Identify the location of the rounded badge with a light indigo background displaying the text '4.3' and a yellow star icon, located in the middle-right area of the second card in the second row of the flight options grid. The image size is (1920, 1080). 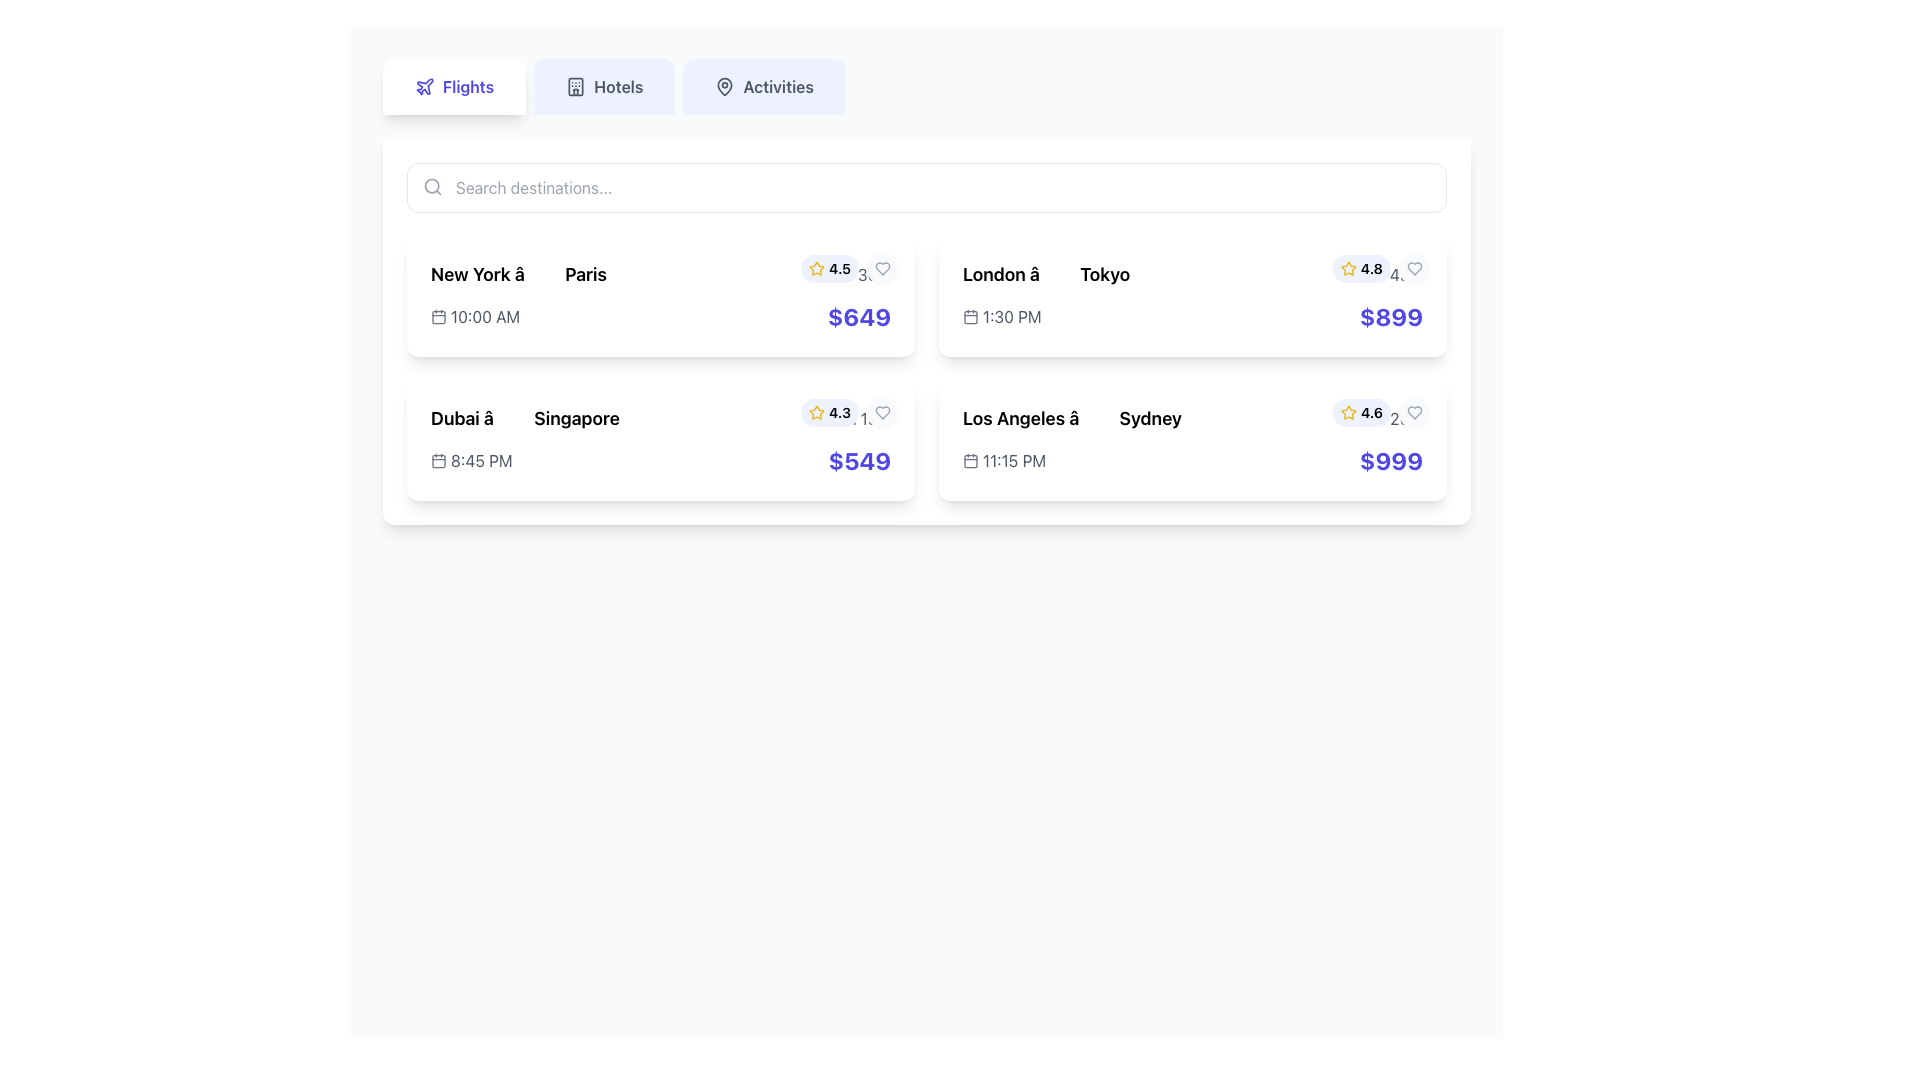
(830, 411).